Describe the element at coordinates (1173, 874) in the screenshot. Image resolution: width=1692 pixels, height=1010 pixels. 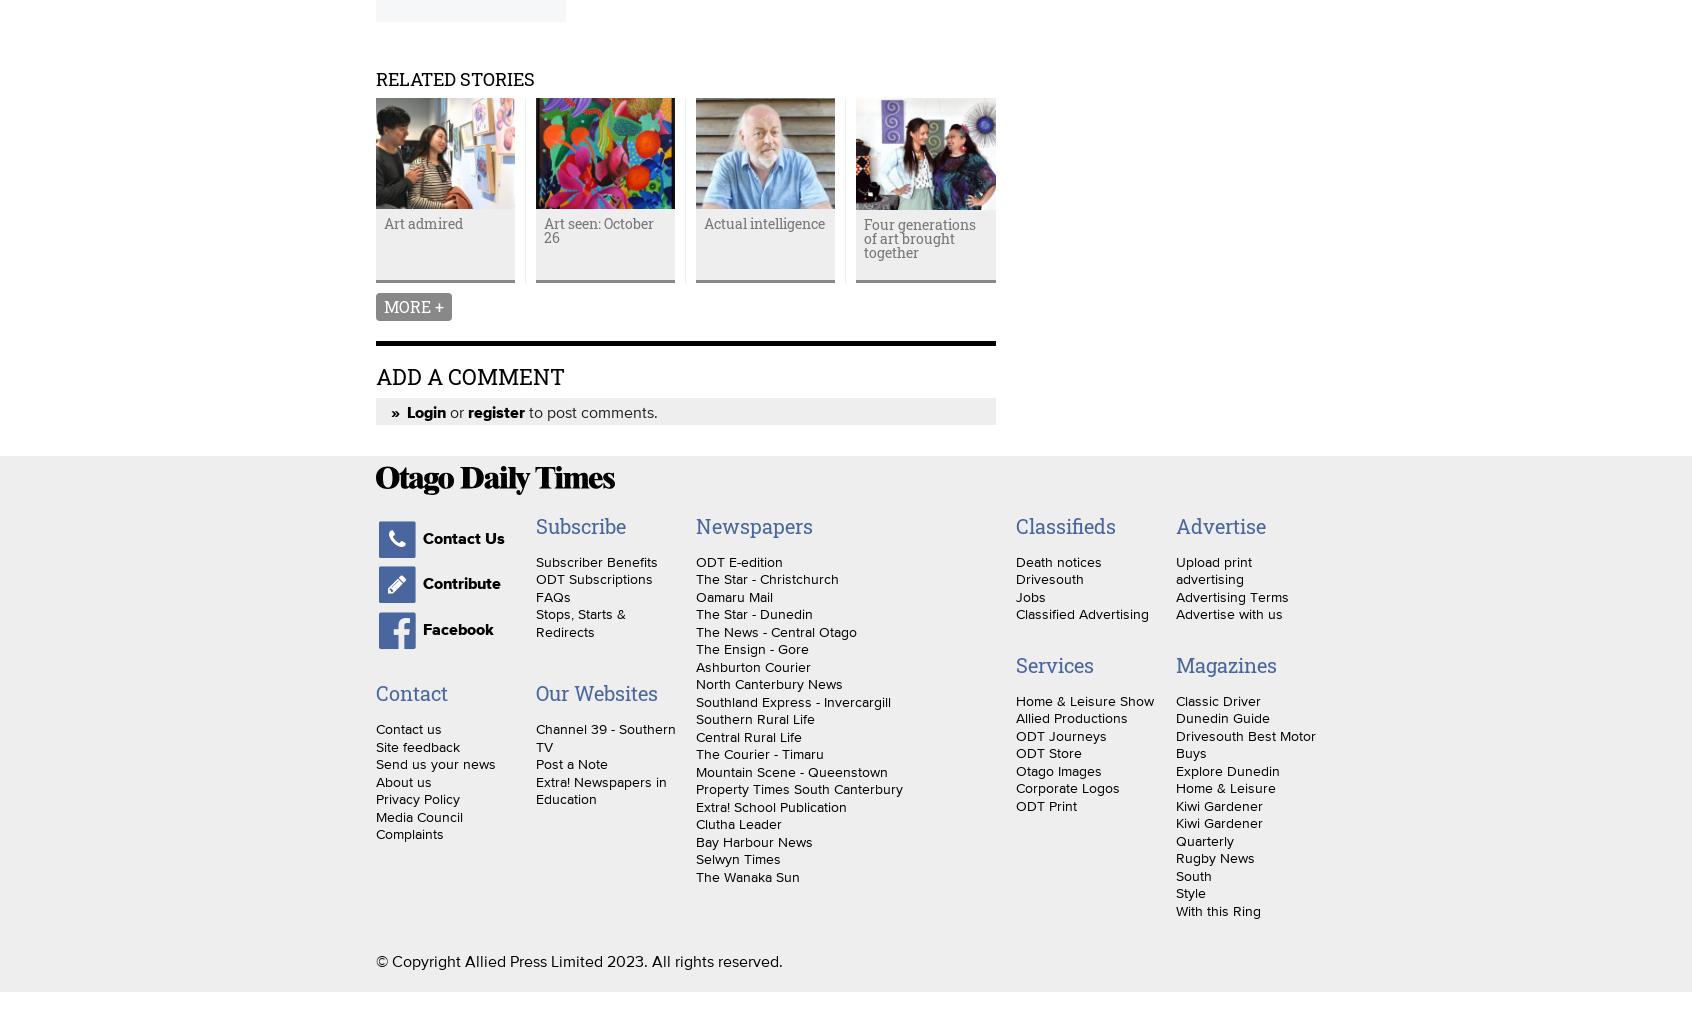
I see `'South'` at that location.